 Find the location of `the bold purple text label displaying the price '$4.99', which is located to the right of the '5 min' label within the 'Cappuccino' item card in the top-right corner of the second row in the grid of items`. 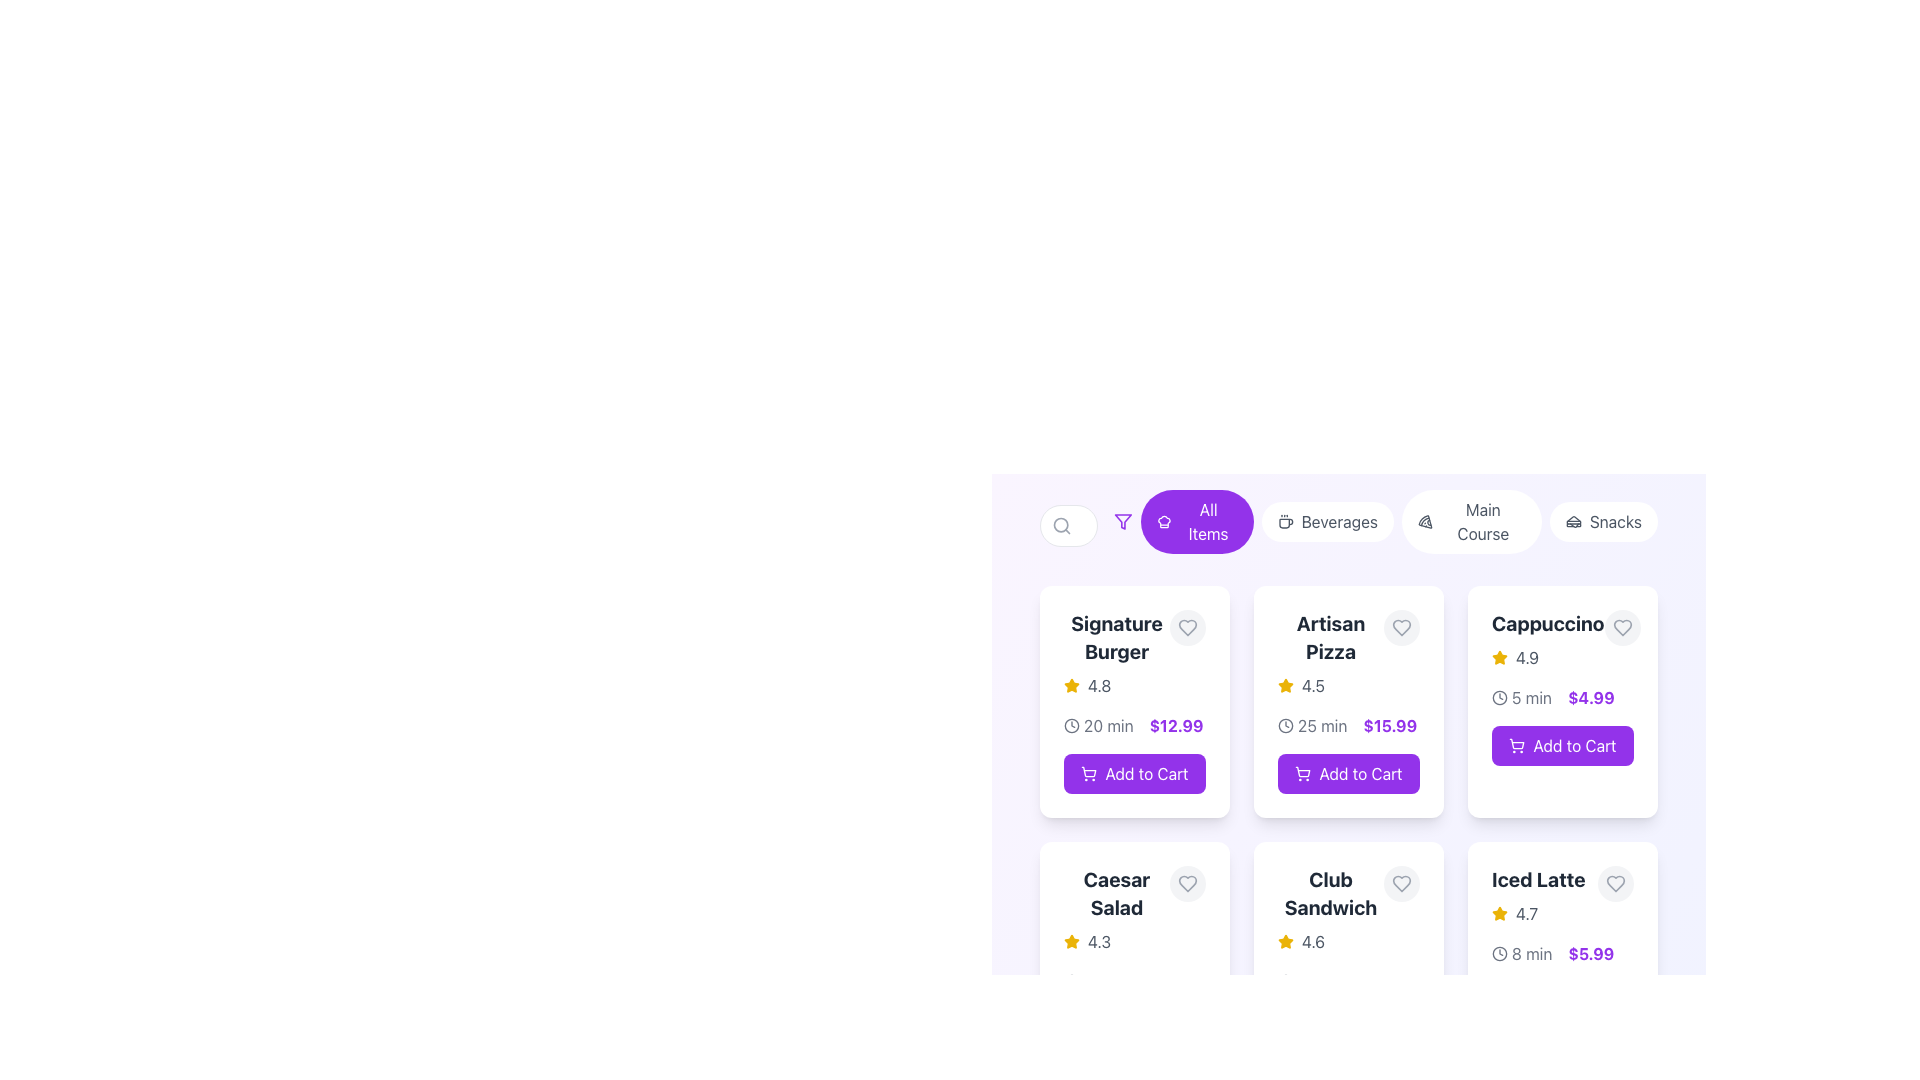

the bold purple text label displaying the price '$4.99', which is located to the right of the '5 min' label within the 'Cappuccino' item card in the top-right corner of the second row in the grid of items is located at coordinates (1590, 697).